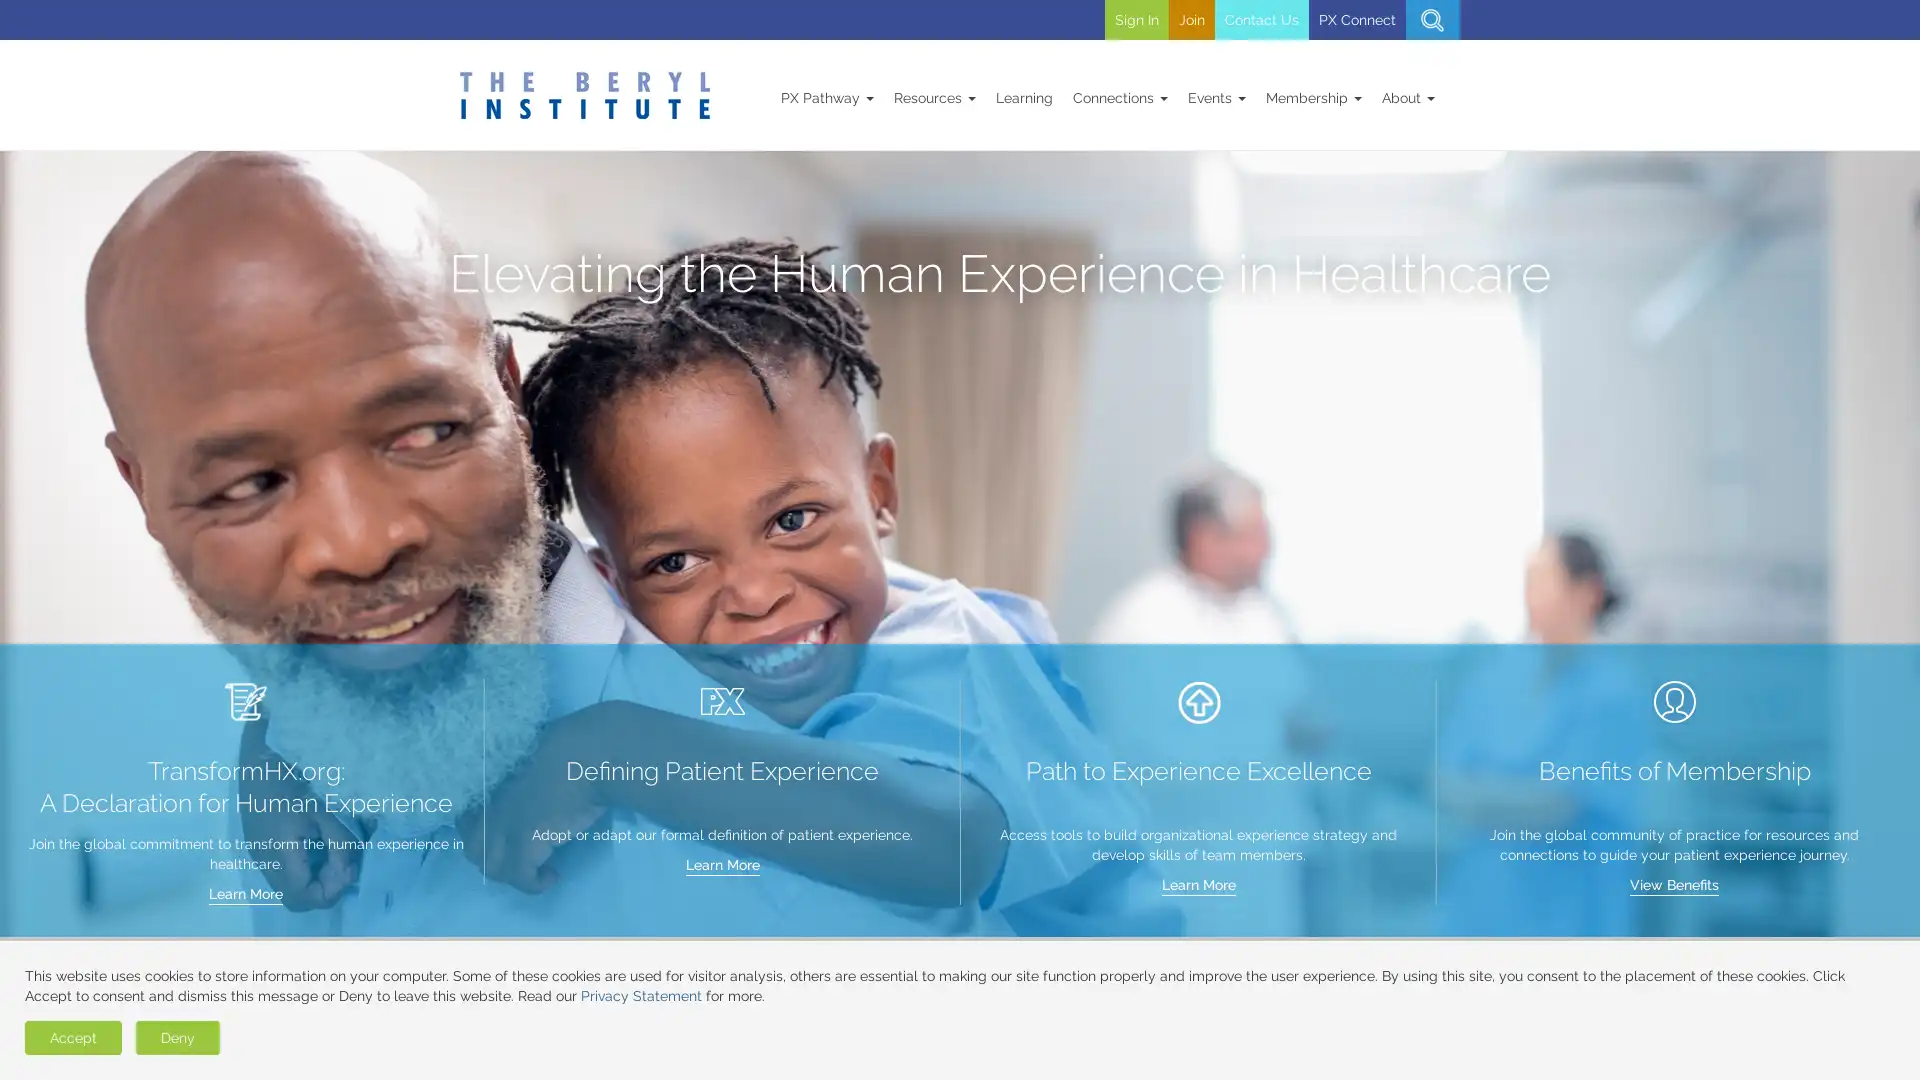  I want to click on Accept, so click(73, 1036).